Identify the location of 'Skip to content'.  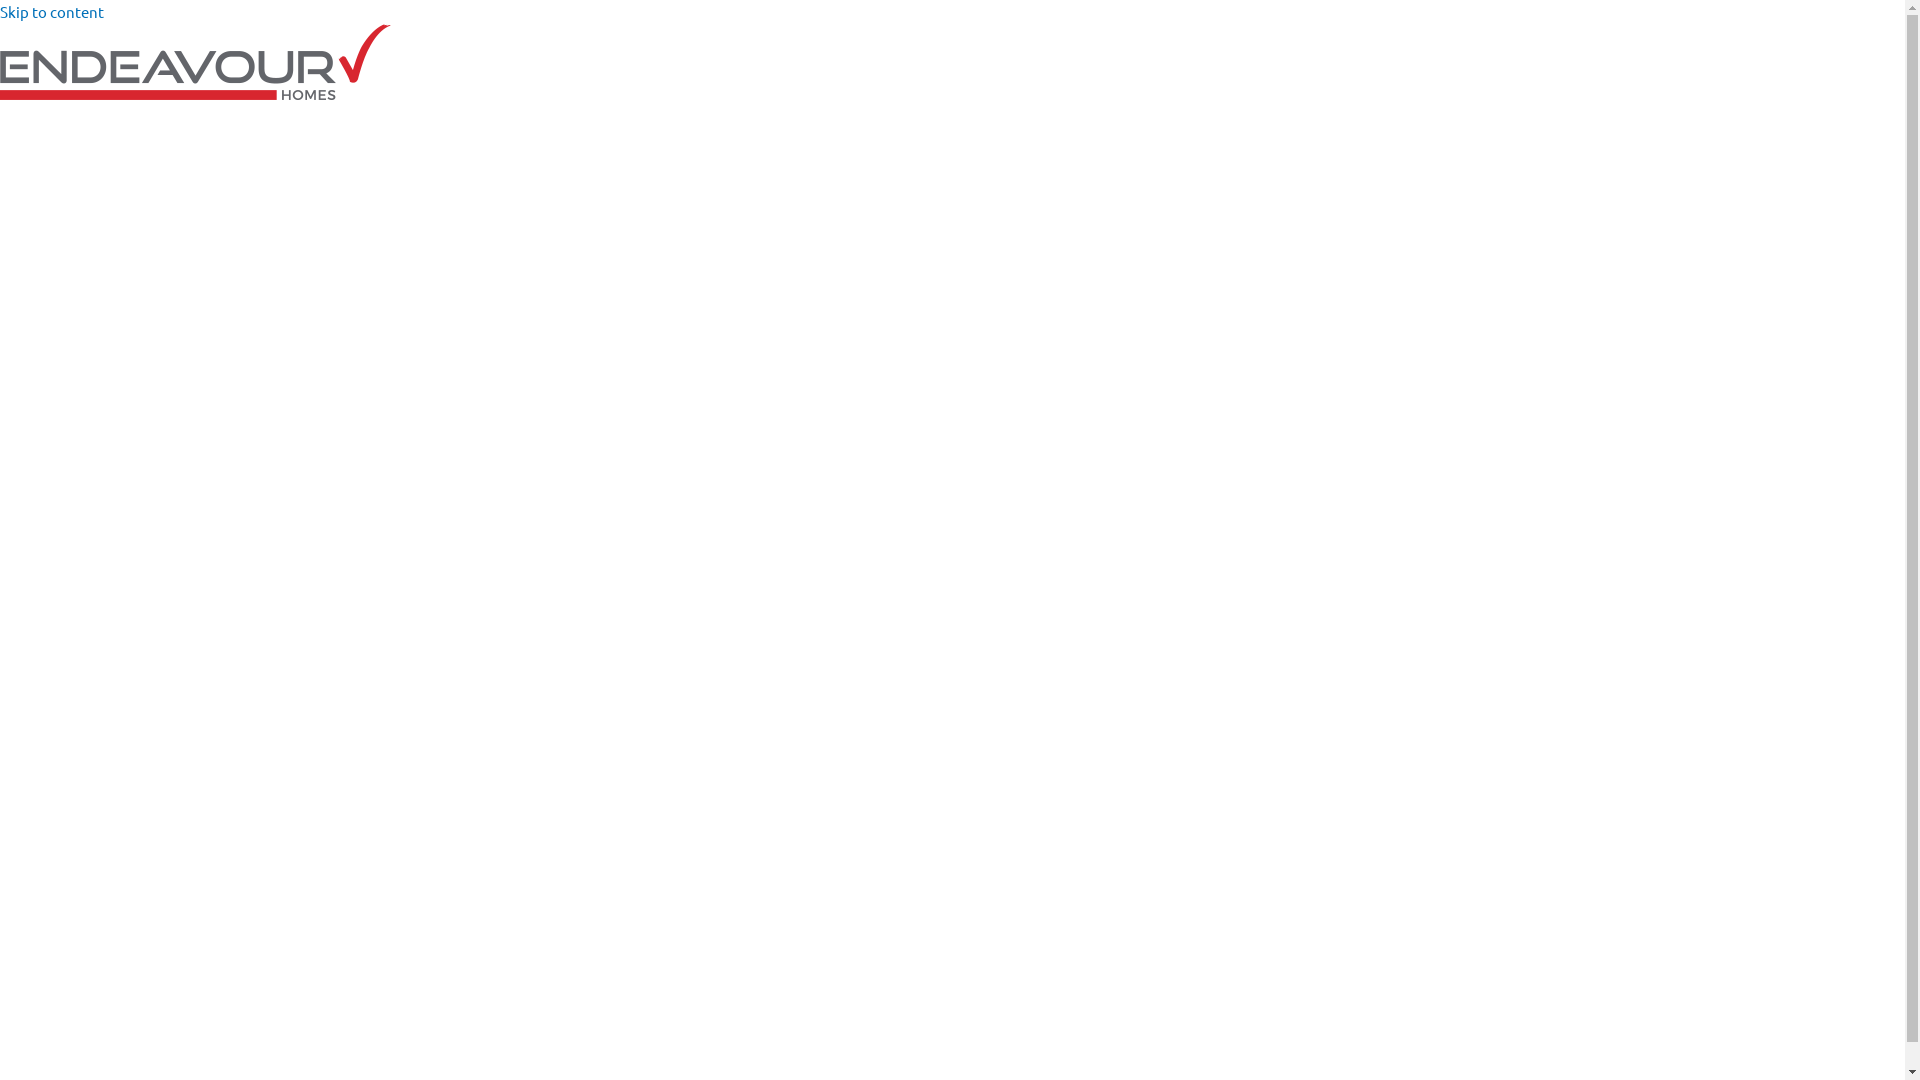
(52, 11).